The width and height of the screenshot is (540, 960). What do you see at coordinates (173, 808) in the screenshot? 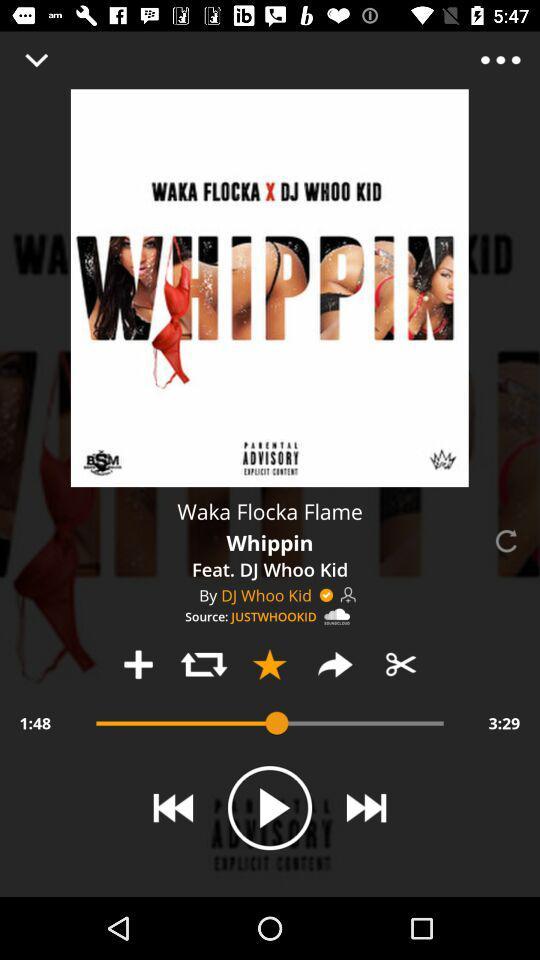
I see `the av_rewind icon` at bounding box center [173, 808].